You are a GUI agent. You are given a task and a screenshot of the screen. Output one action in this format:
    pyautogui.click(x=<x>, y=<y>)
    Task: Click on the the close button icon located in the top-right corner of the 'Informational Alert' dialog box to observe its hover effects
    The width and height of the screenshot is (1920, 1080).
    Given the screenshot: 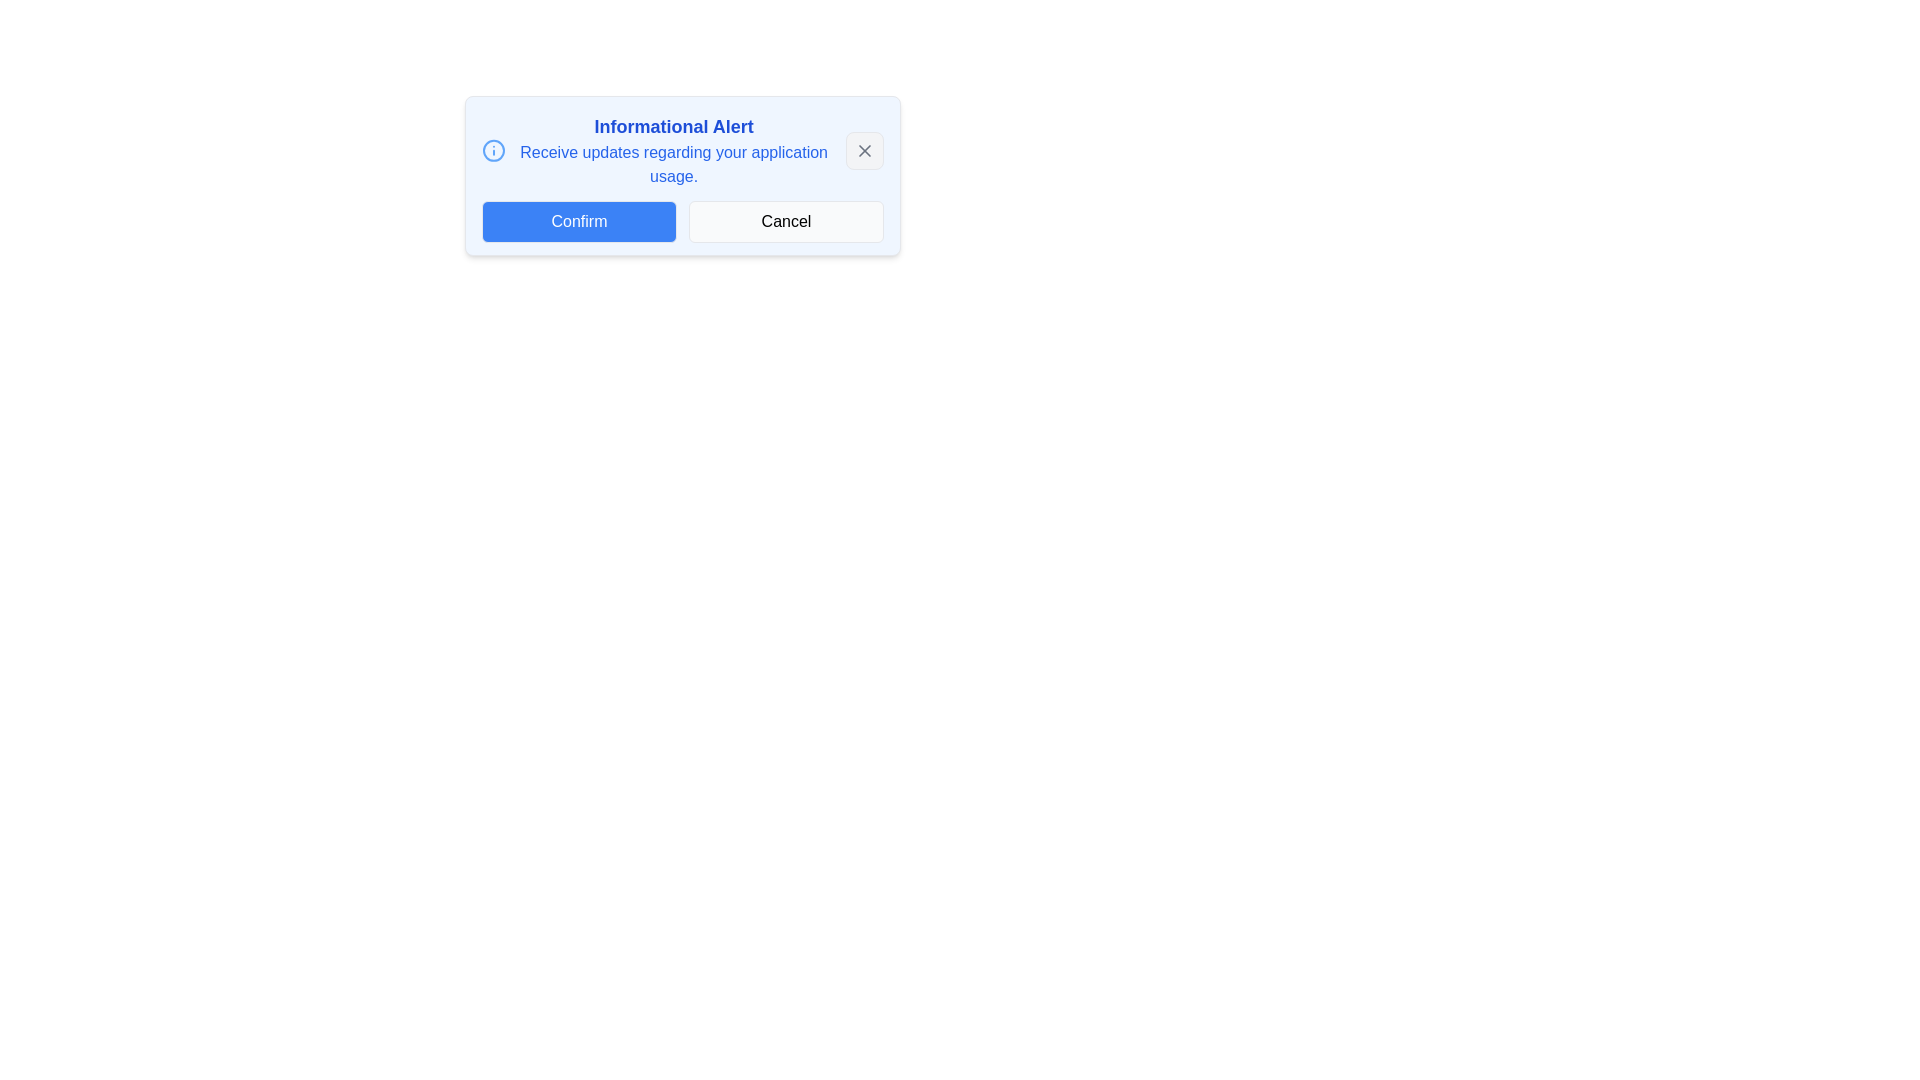 What is the action you would take?
    pyautogui.click(x=864, y=149)
    